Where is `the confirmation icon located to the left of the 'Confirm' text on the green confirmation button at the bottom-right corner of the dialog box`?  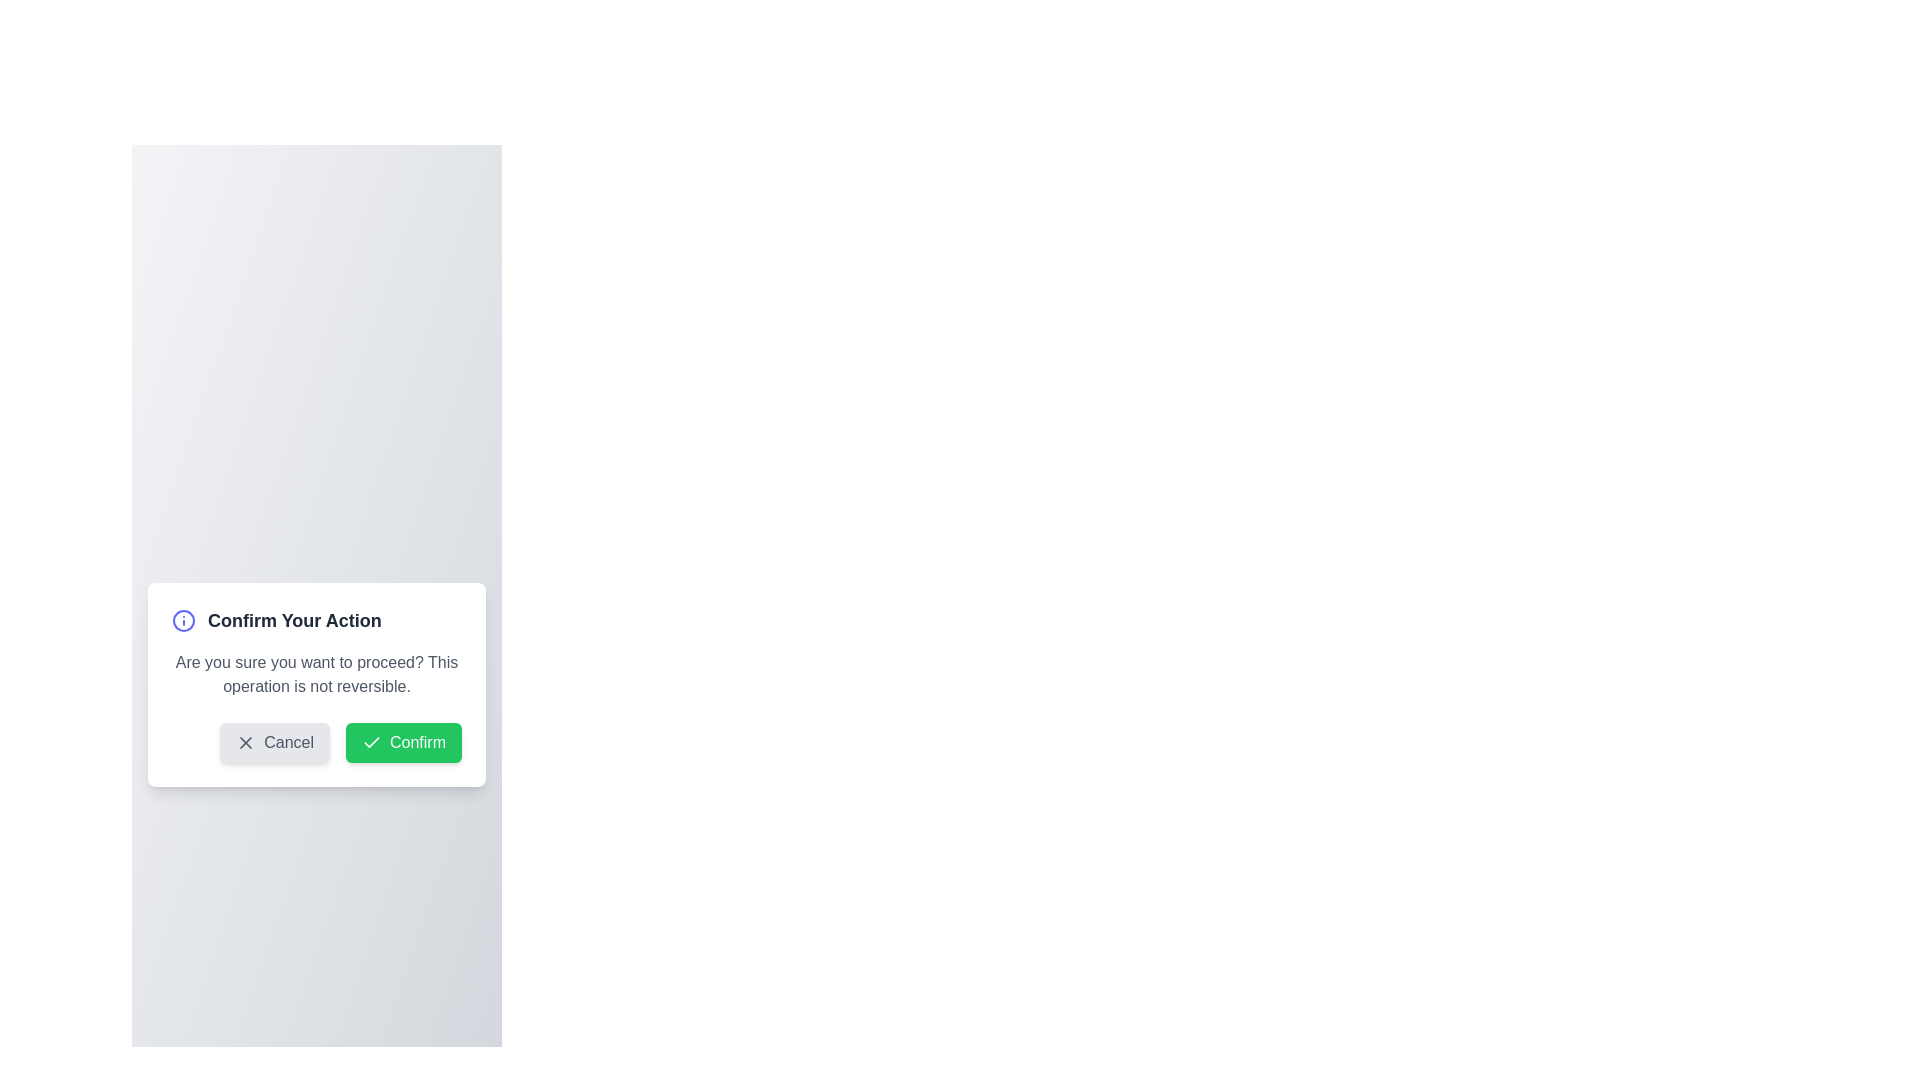
the confirmation icon located to the left of the 'Confirm' text on the green confirmation button at the bottom-right corner of the dialog box is located at coordinates (371, 742).